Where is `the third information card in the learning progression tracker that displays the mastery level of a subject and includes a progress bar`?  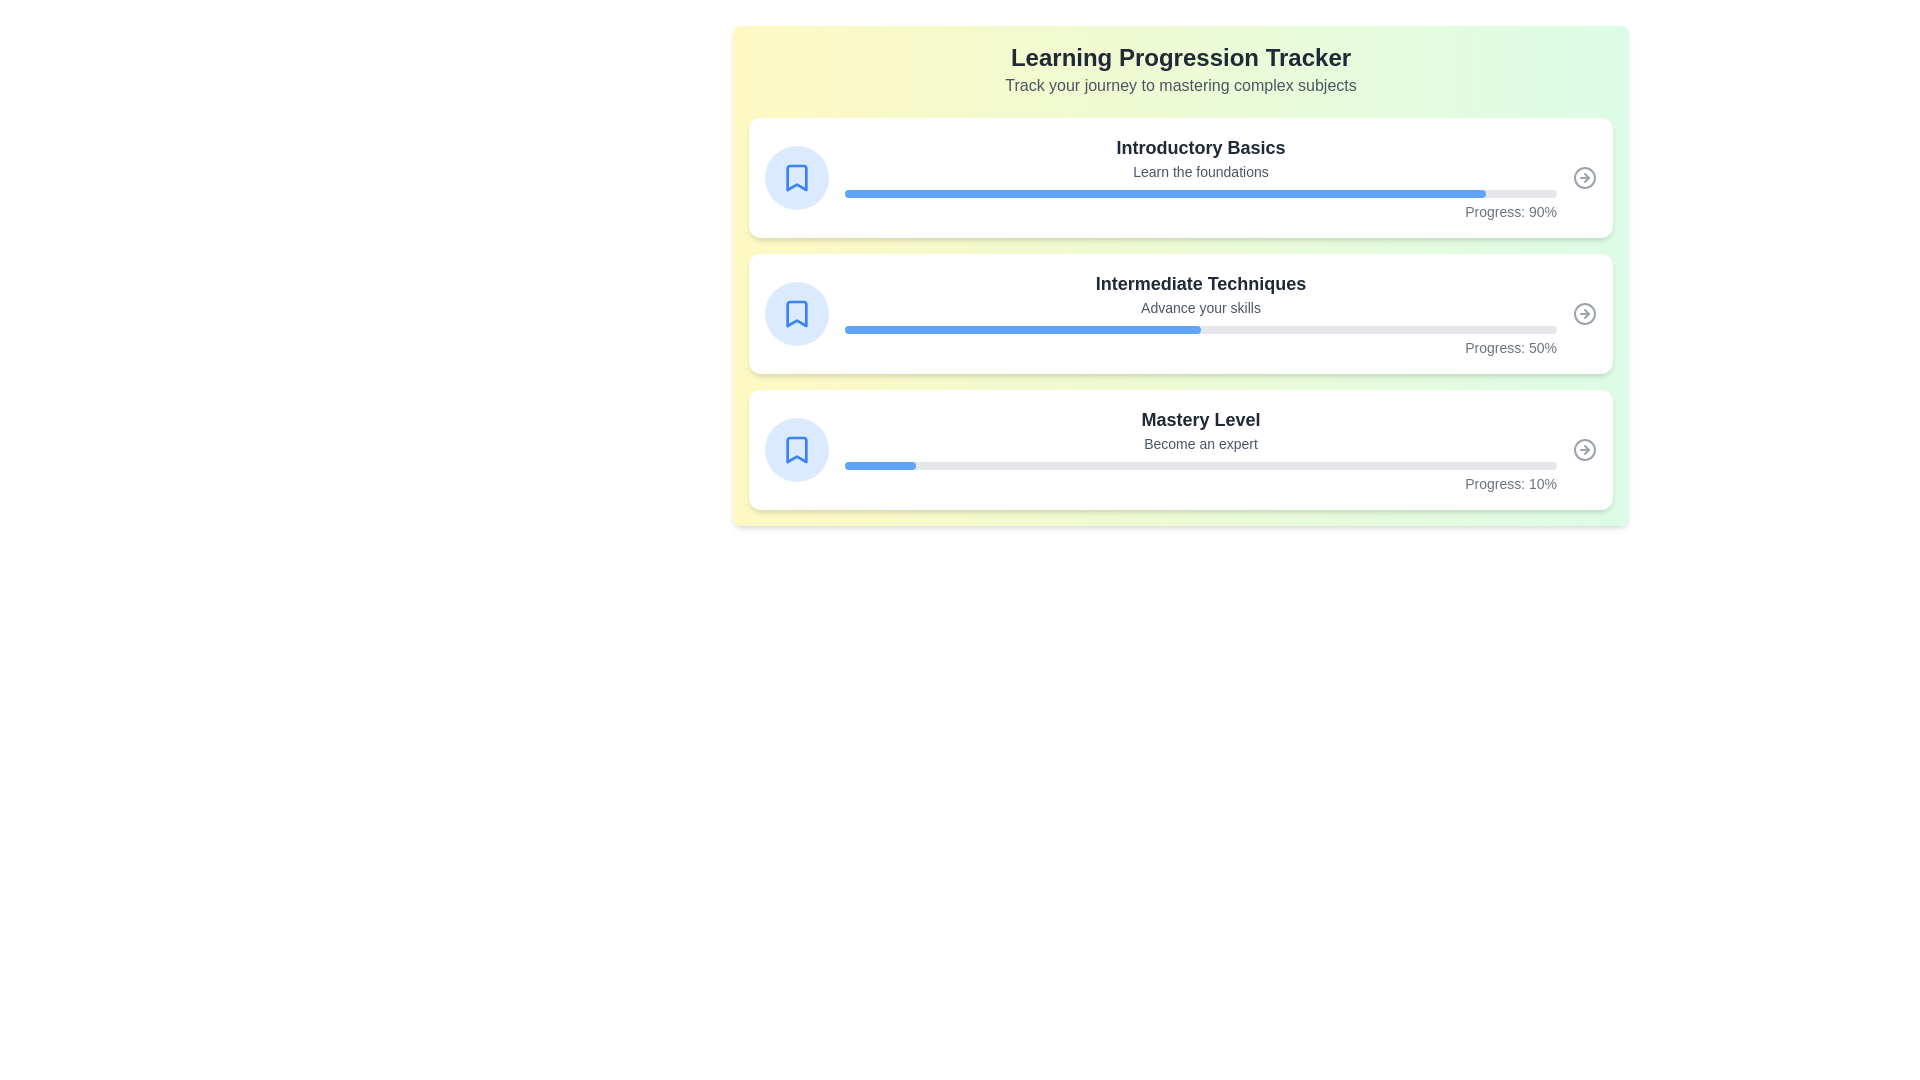 the third information card in the learning progression tracker that displays the mastery level of a subject and includes a progress bar is located at coordinates (1180, 450).